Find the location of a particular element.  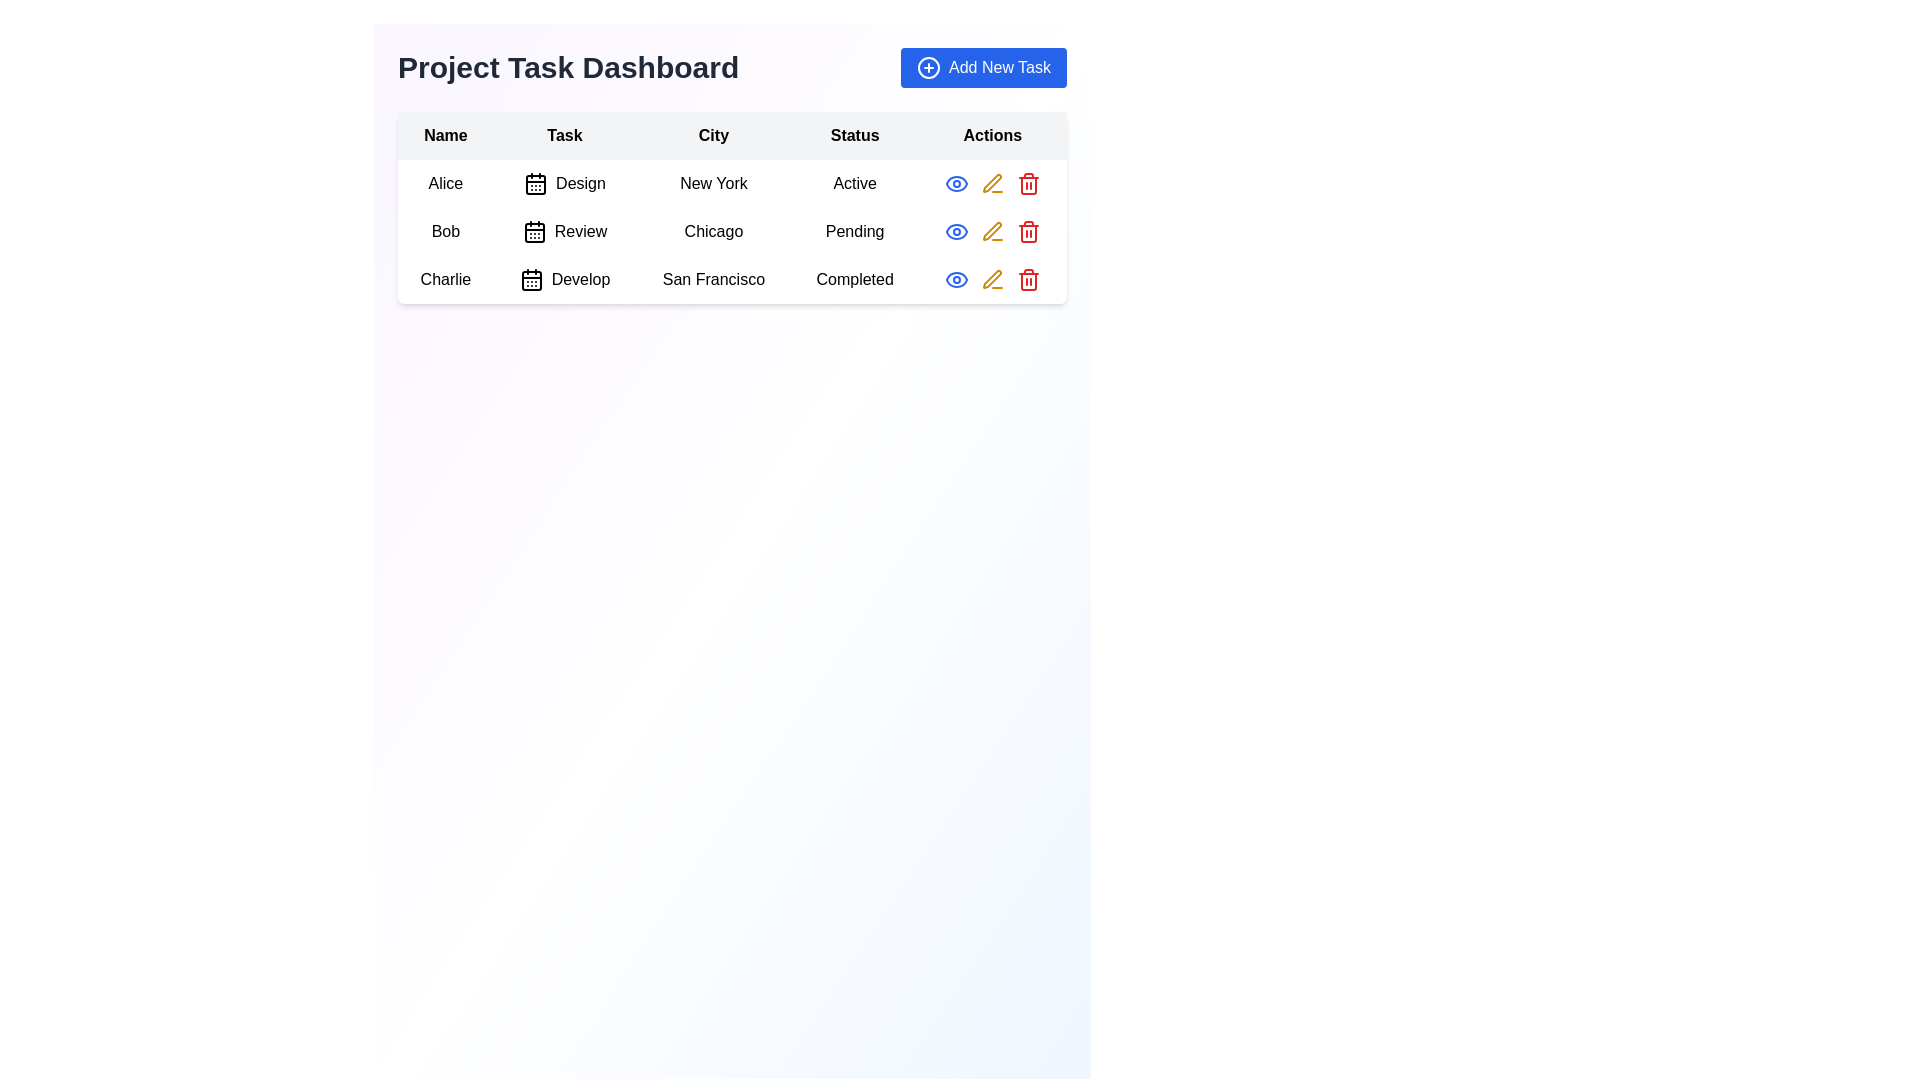

the edit icon represented by a pen or pencil located to the right of the second row under the 'Actions' column in the table layout is located at coordinates (992, 230).